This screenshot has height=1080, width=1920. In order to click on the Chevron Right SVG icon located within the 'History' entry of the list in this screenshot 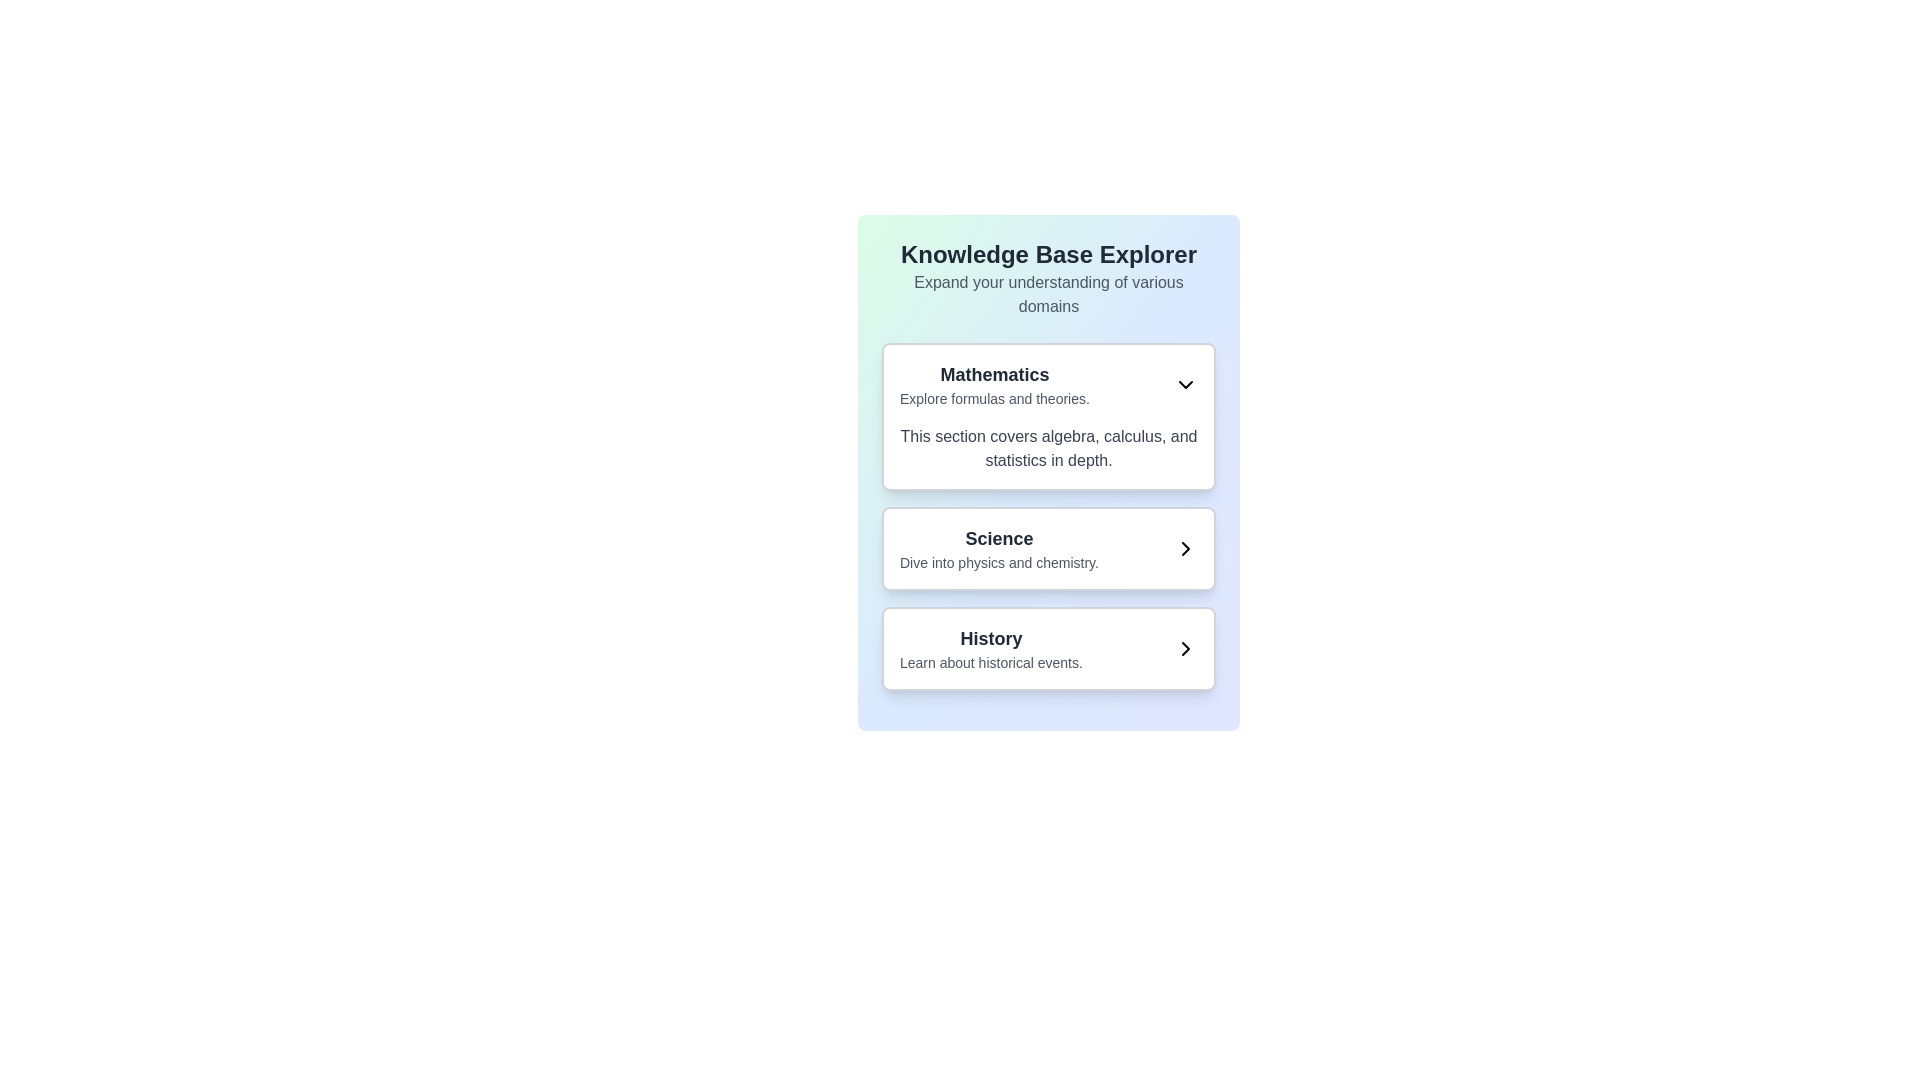, I will do `click(1185, 648)`.